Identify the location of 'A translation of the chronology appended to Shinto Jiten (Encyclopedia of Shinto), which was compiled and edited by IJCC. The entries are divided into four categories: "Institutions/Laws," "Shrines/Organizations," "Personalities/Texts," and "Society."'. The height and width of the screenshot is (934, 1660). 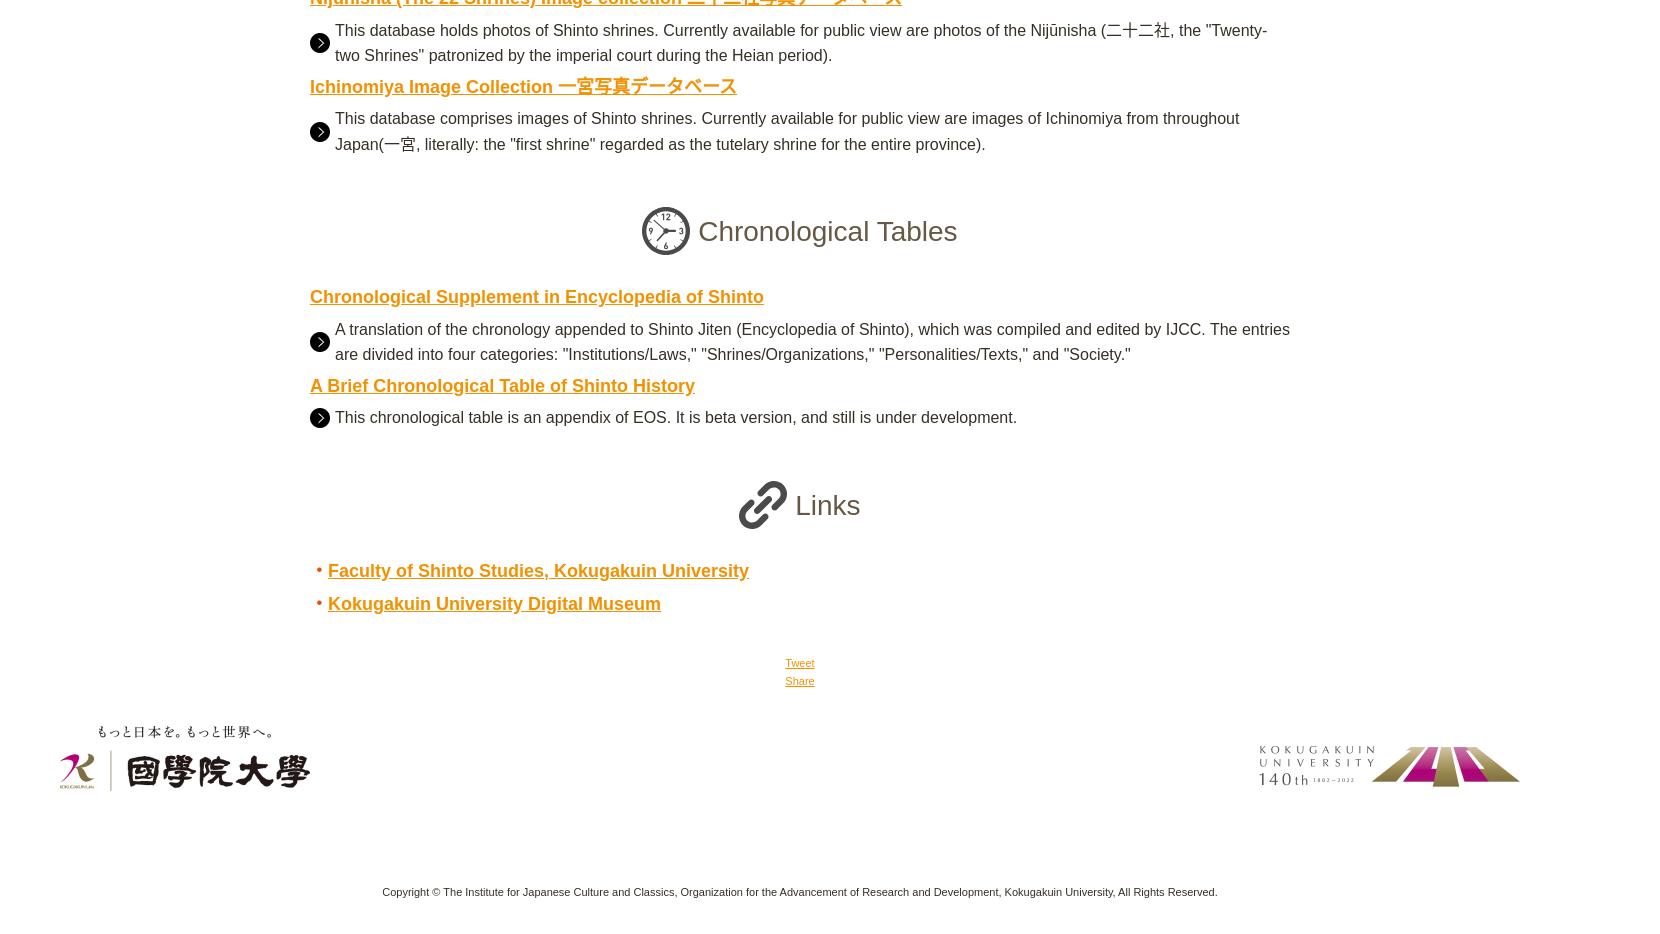
(812, 341).